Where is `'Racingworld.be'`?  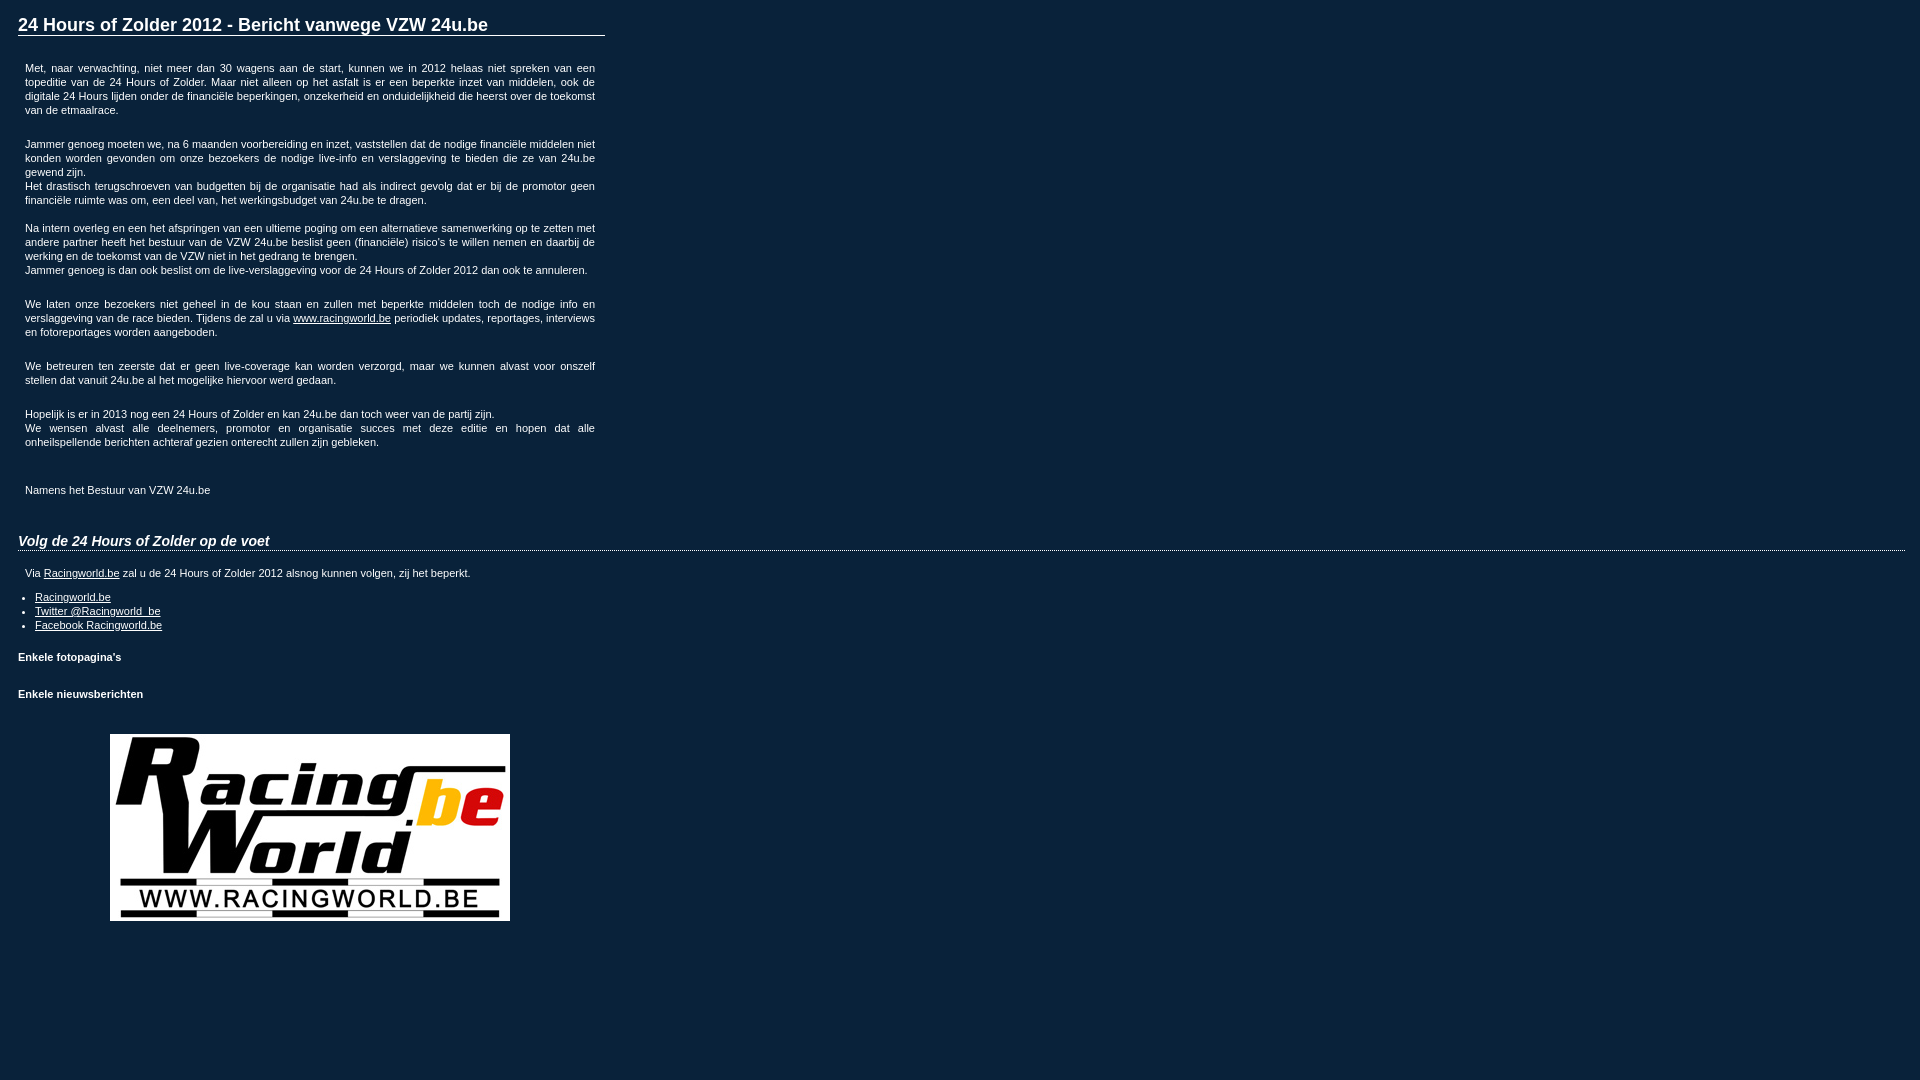 'Racingworld.be' is located at coordinates (80, 573).